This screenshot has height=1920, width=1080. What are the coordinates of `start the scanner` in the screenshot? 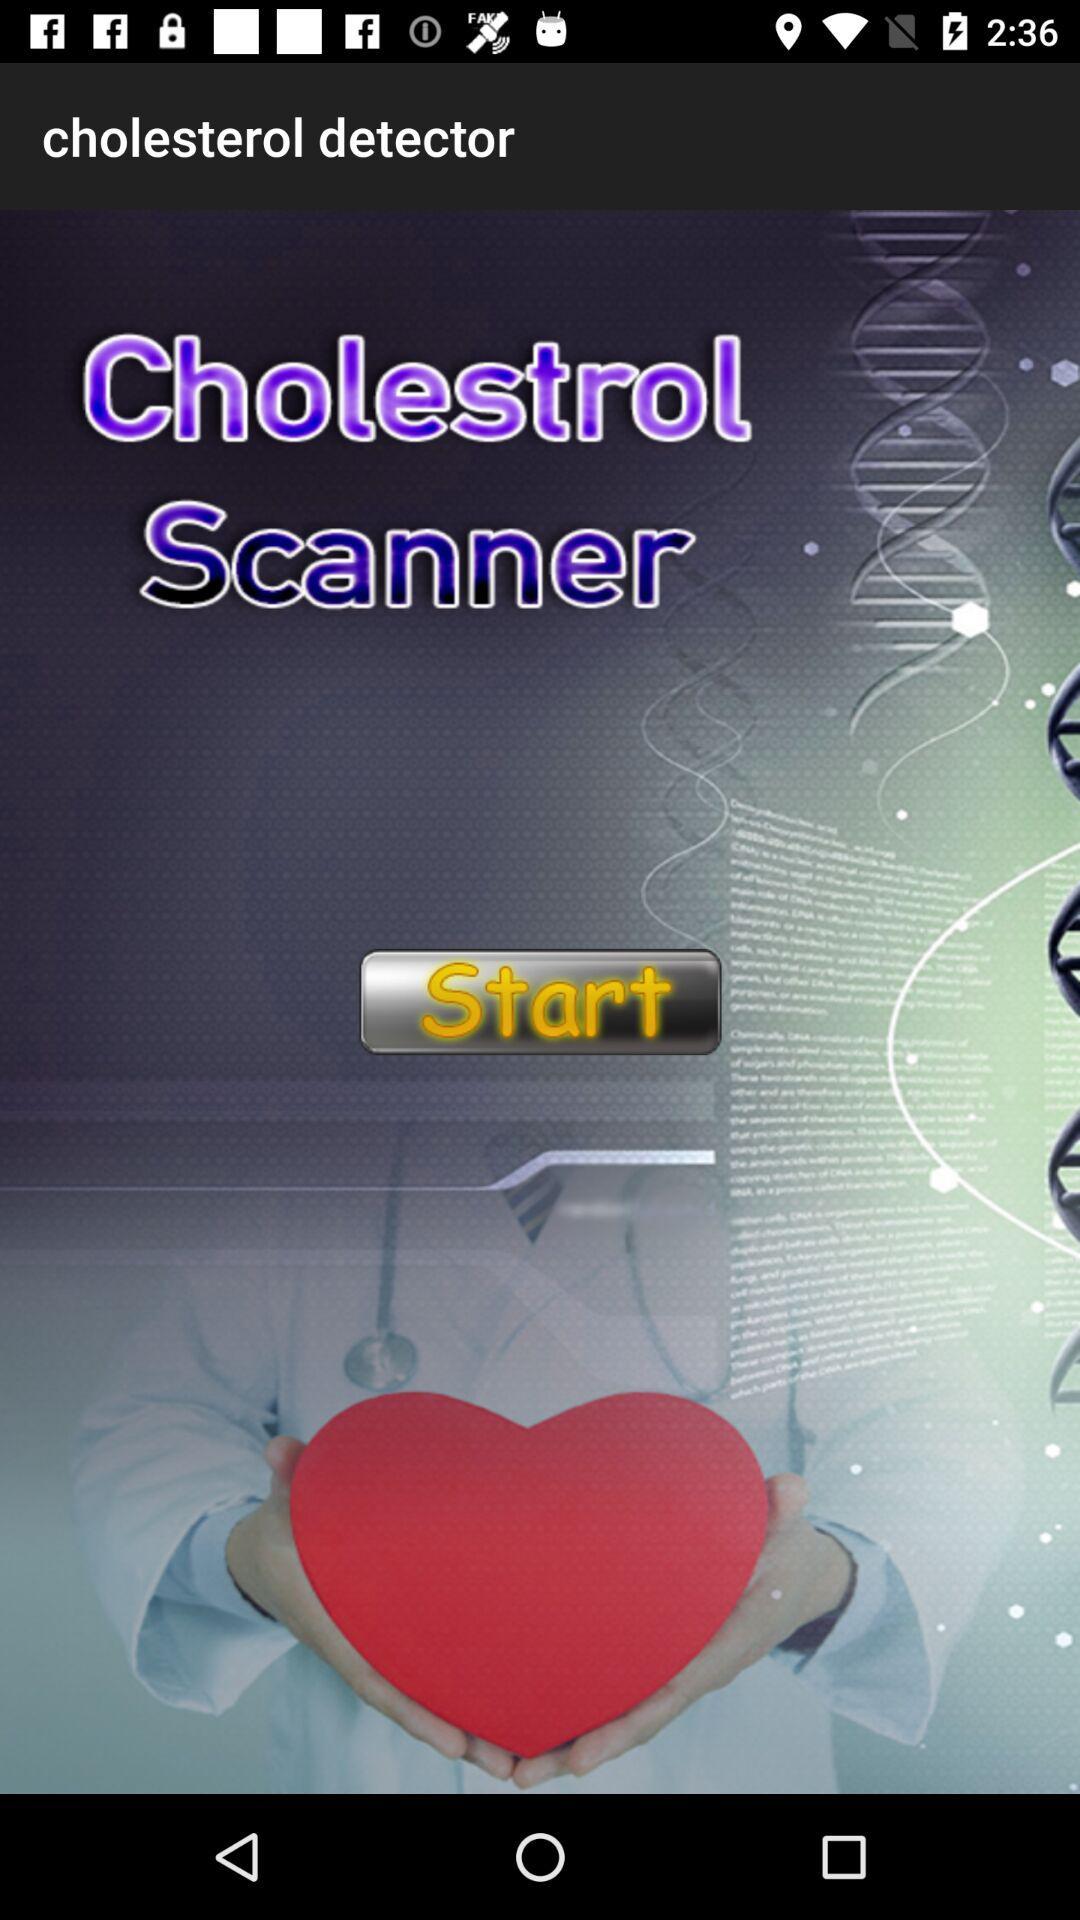 It's located at (538, 1002).